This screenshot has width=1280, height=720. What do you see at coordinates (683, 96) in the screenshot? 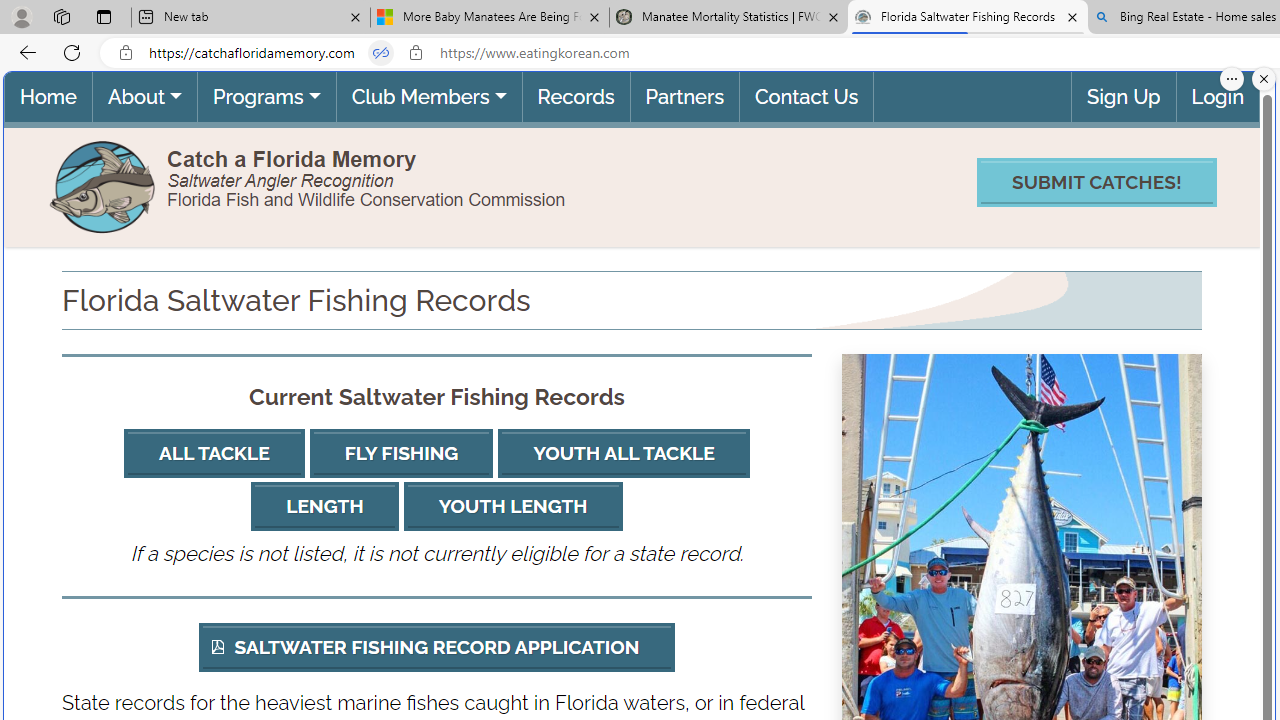
I see `'Partners'` at bounding box center [683, 96].